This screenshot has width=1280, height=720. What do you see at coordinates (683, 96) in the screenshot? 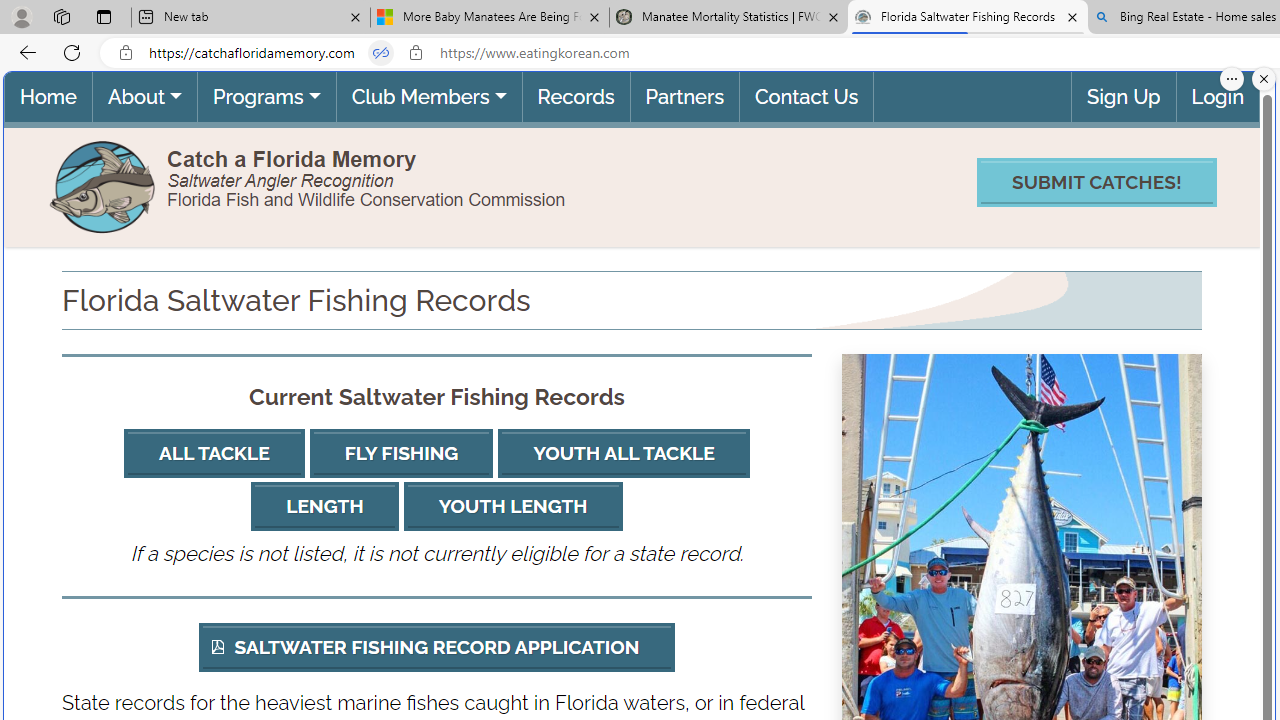
I see `'Partners'` at bounding box center [683, 96].